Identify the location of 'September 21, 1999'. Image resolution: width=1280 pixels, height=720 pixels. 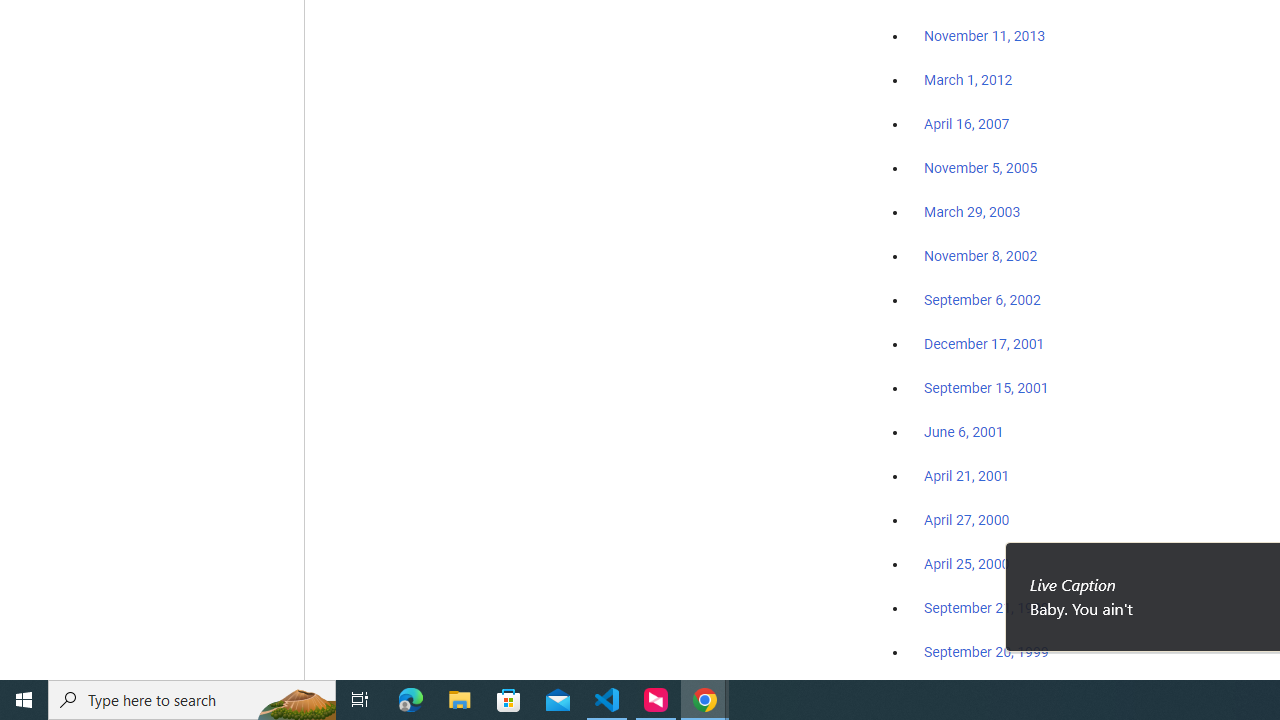
(986, 607).